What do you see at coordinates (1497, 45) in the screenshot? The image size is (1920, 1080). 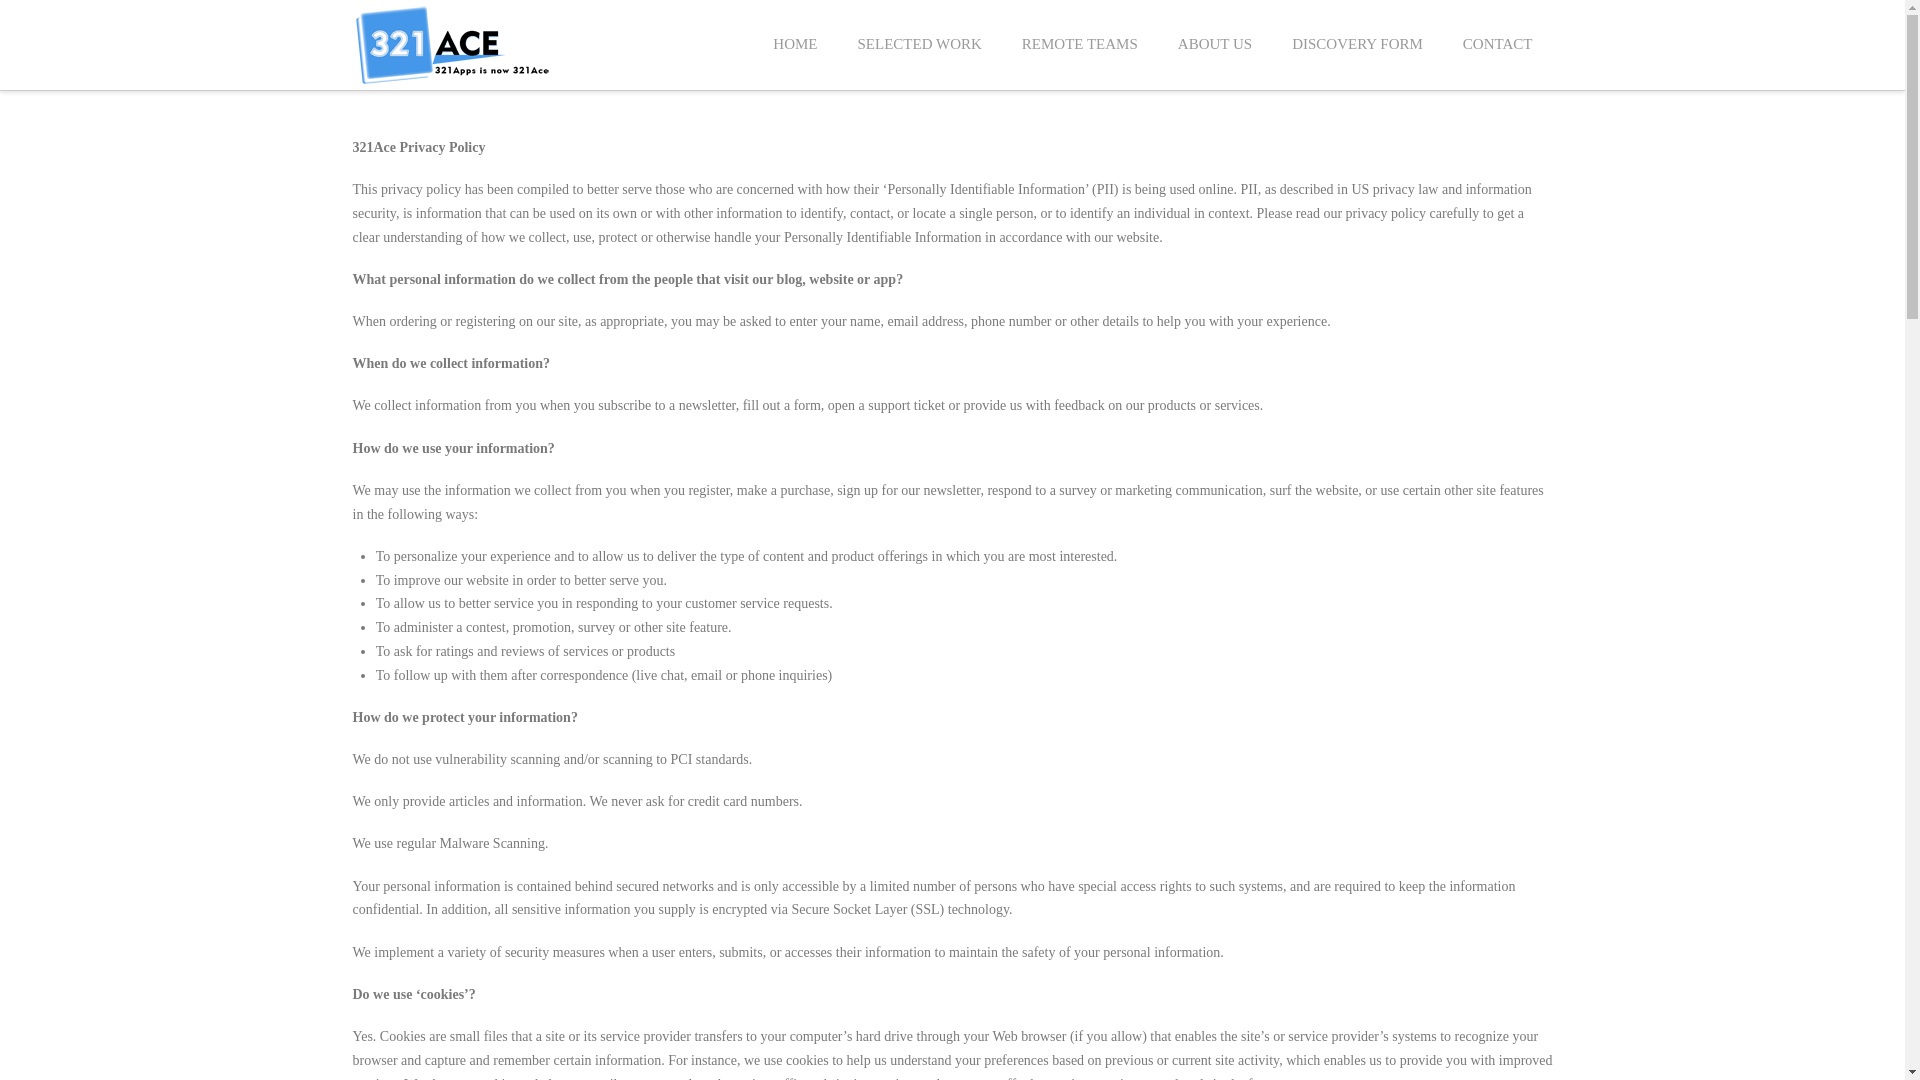 I see `'CONTACT'` at bounding box center [1497, 45].